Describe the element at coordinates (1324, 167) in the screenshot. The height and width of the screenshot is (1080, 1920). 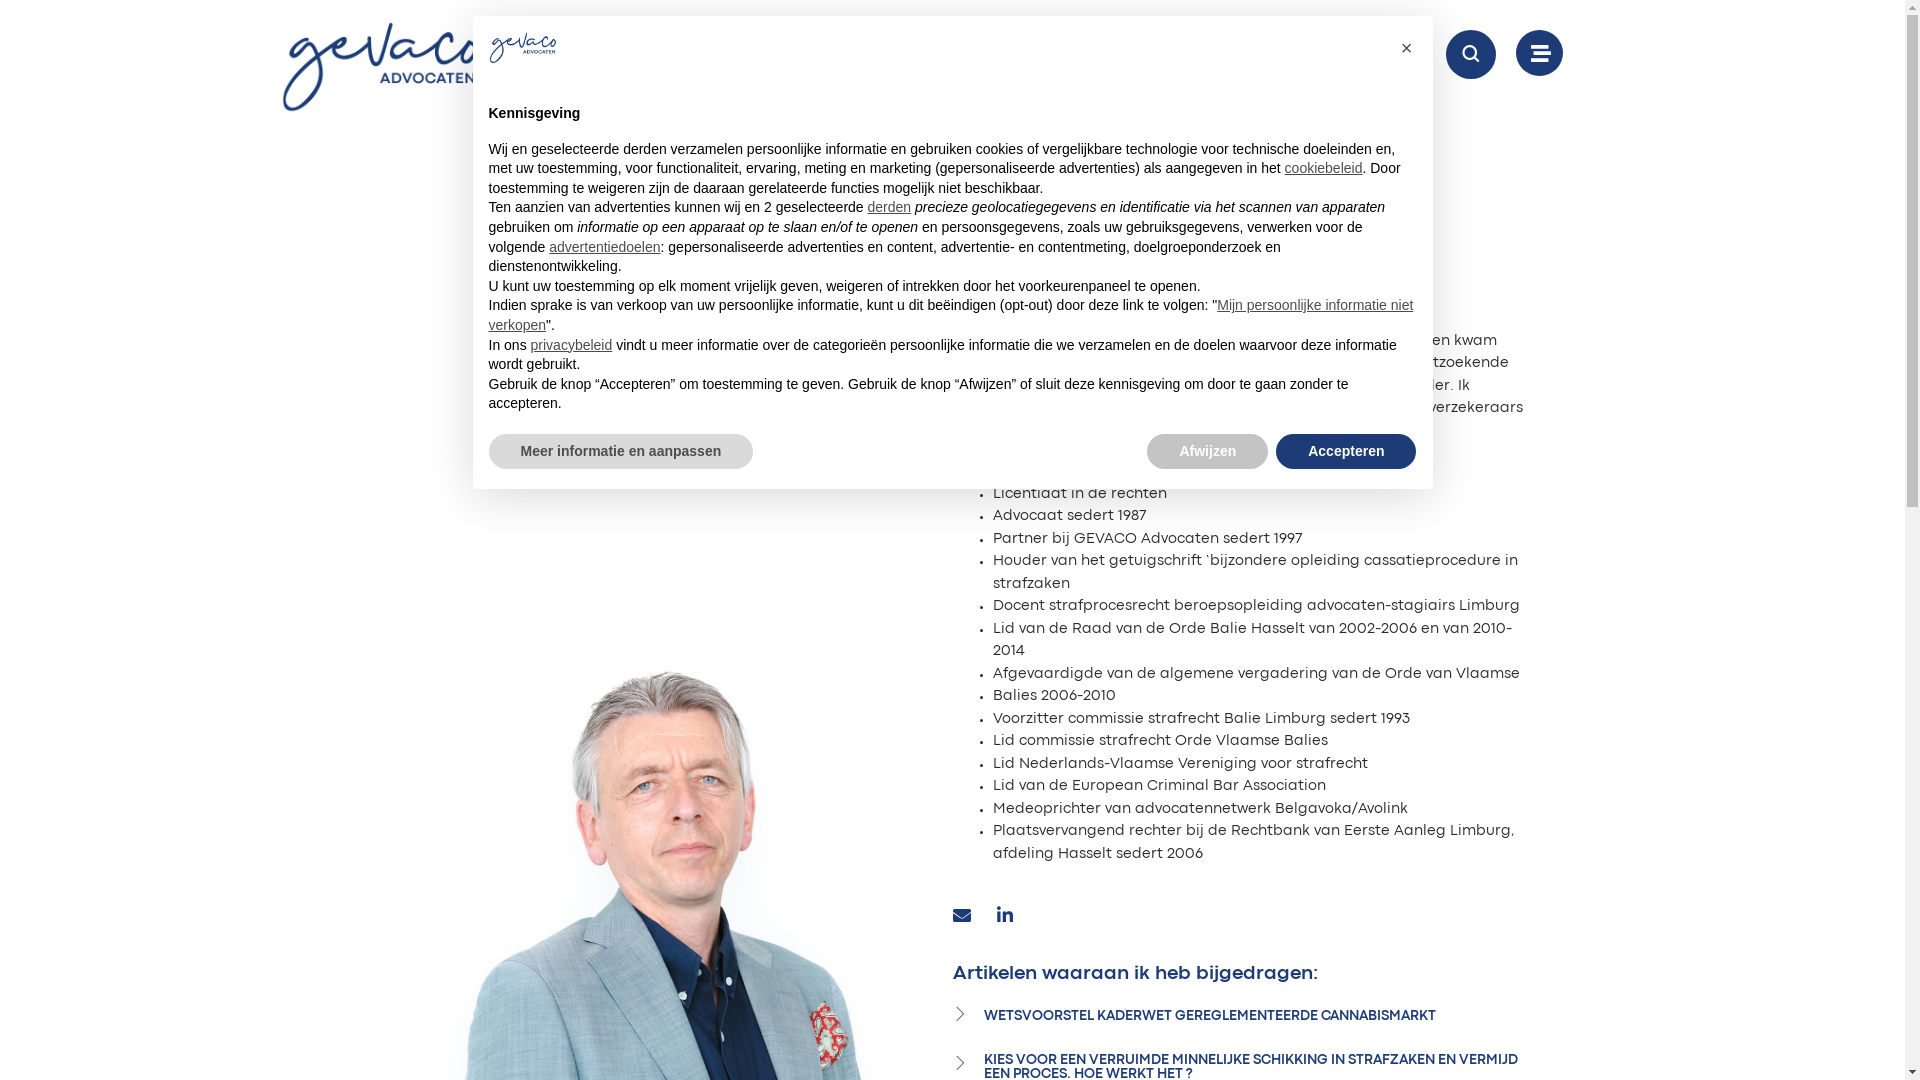
I see `'cookiebeleid'` at that location.